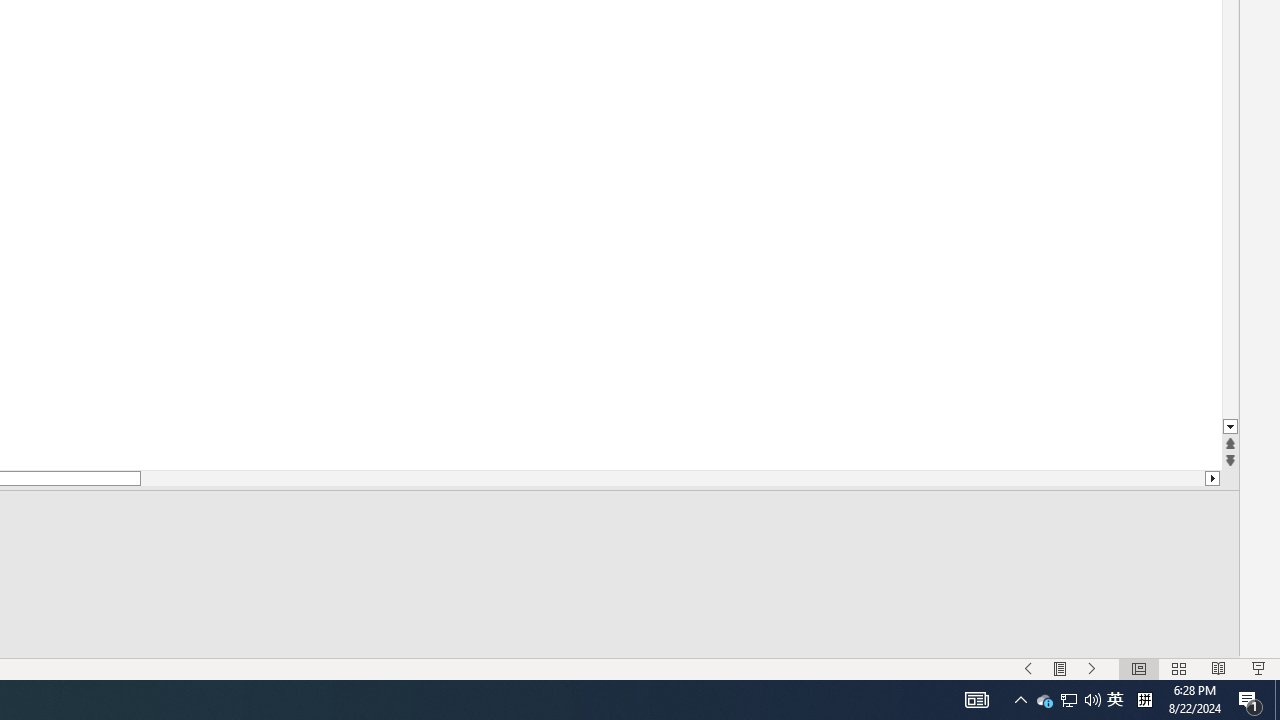 This screenshot has width=1280, height=720. Describe the element at coordinates (1138, 669) in the screenshot. I see `'Normal'` at that location.